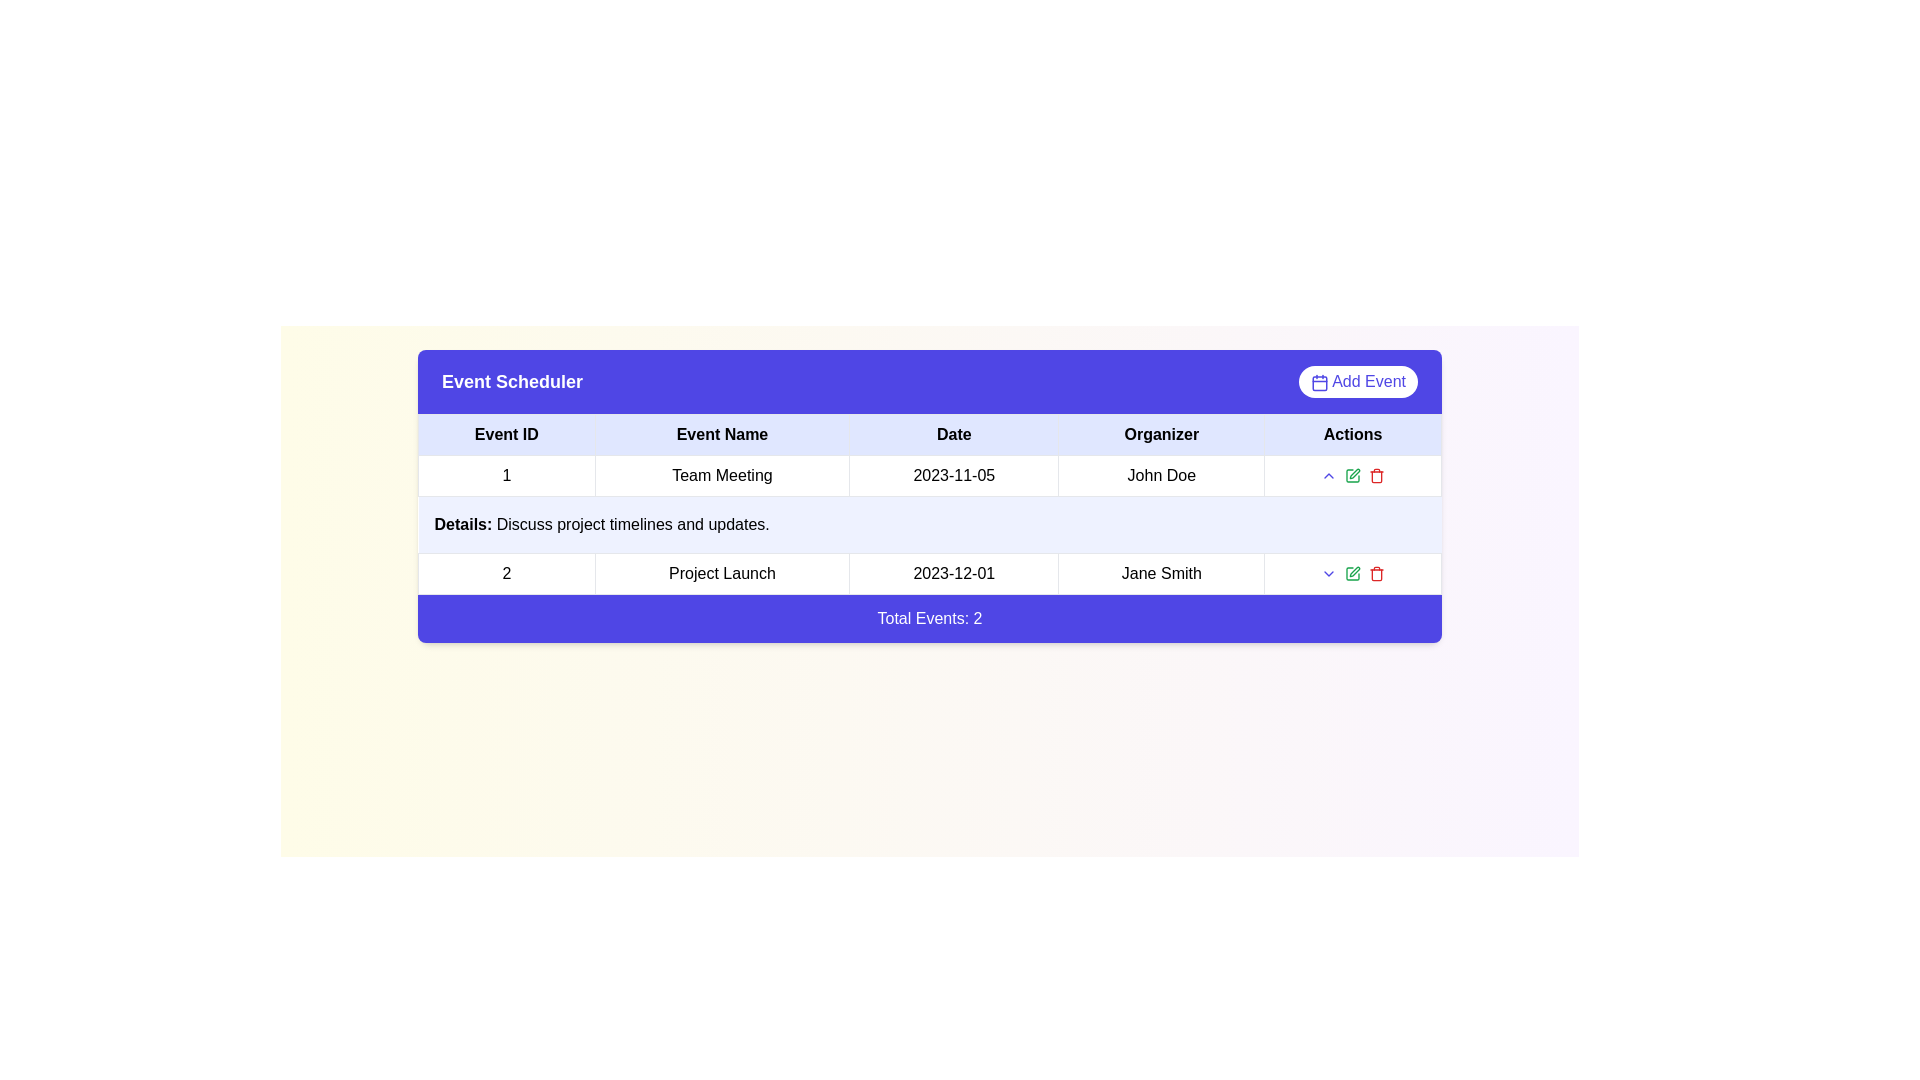  I want to click on the green pencil icon in the 'Actions' column of the first row, so click(1353, 475).